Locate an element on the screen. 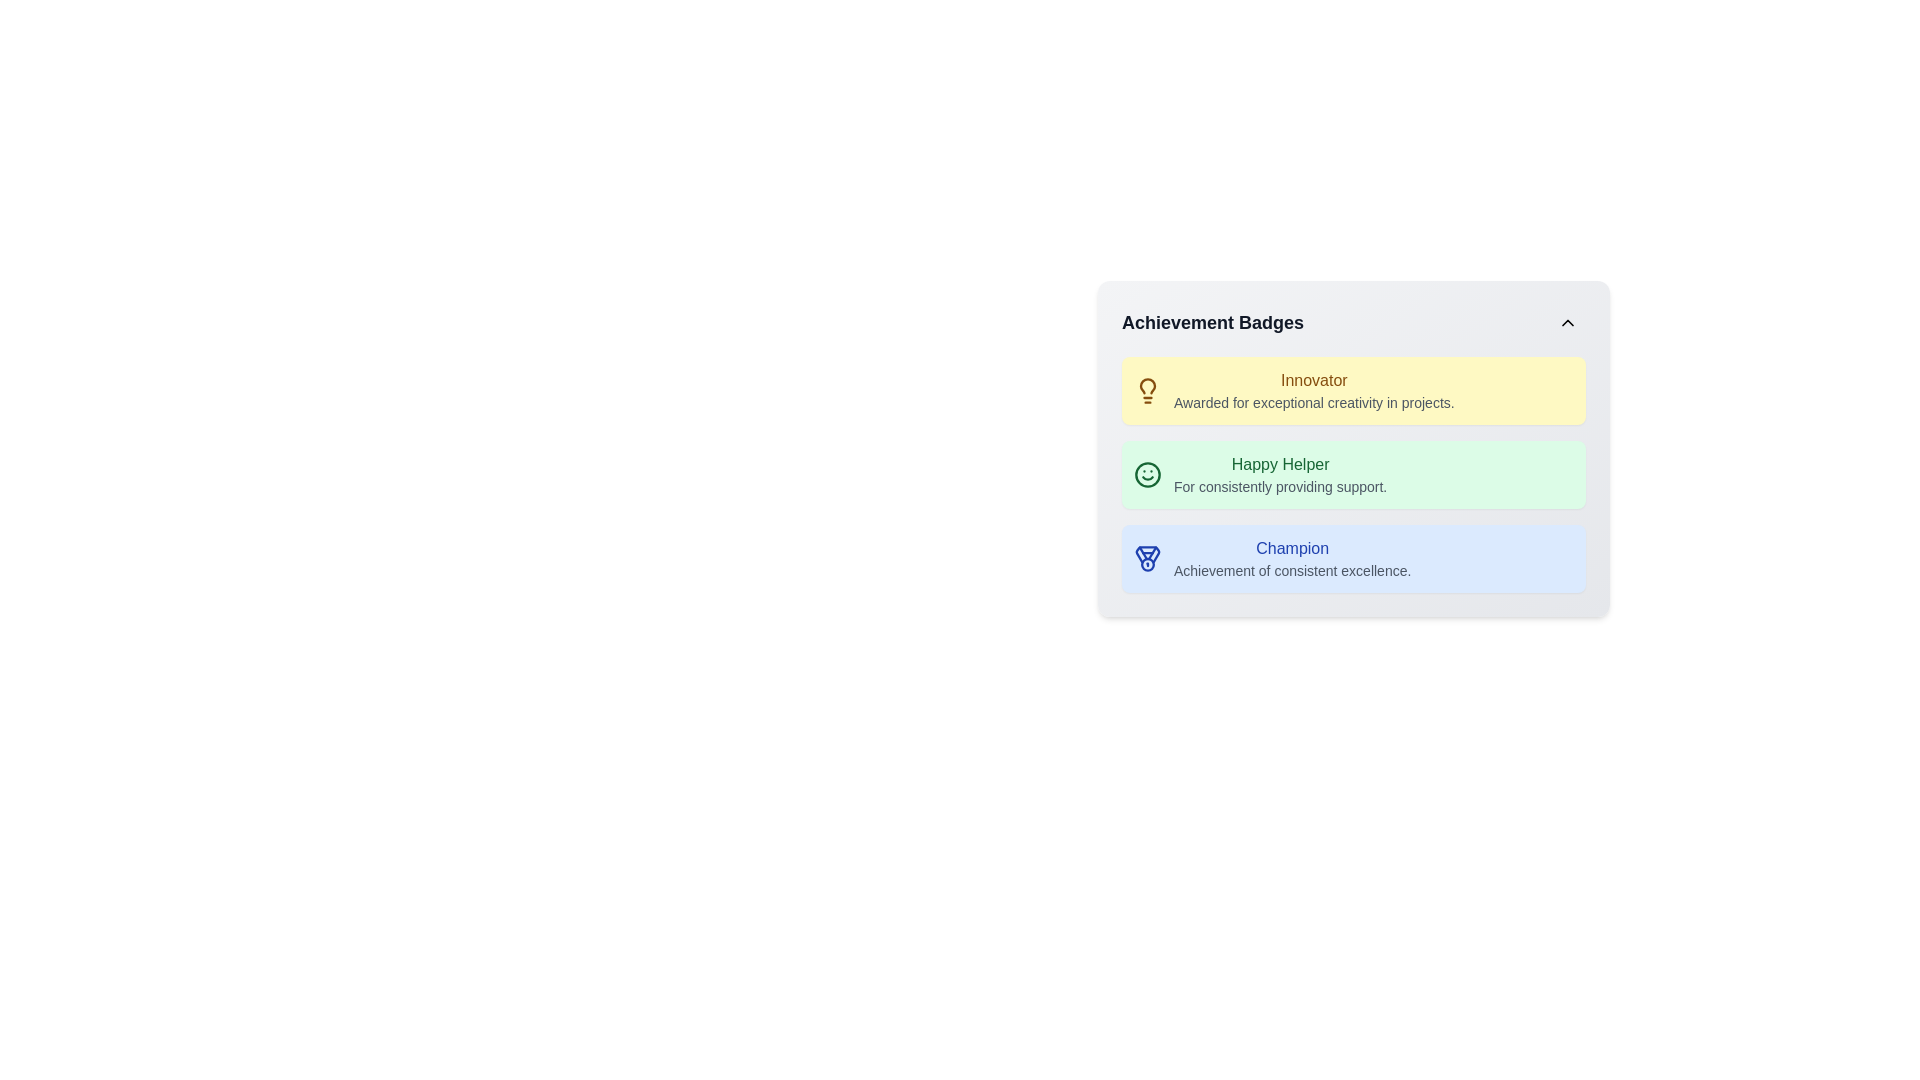  the 'Champion' informational badge, which is the third badge in a vertically stacked list, located directly below the 'Happy Helper' badge is located at coordinates (1353, 559).